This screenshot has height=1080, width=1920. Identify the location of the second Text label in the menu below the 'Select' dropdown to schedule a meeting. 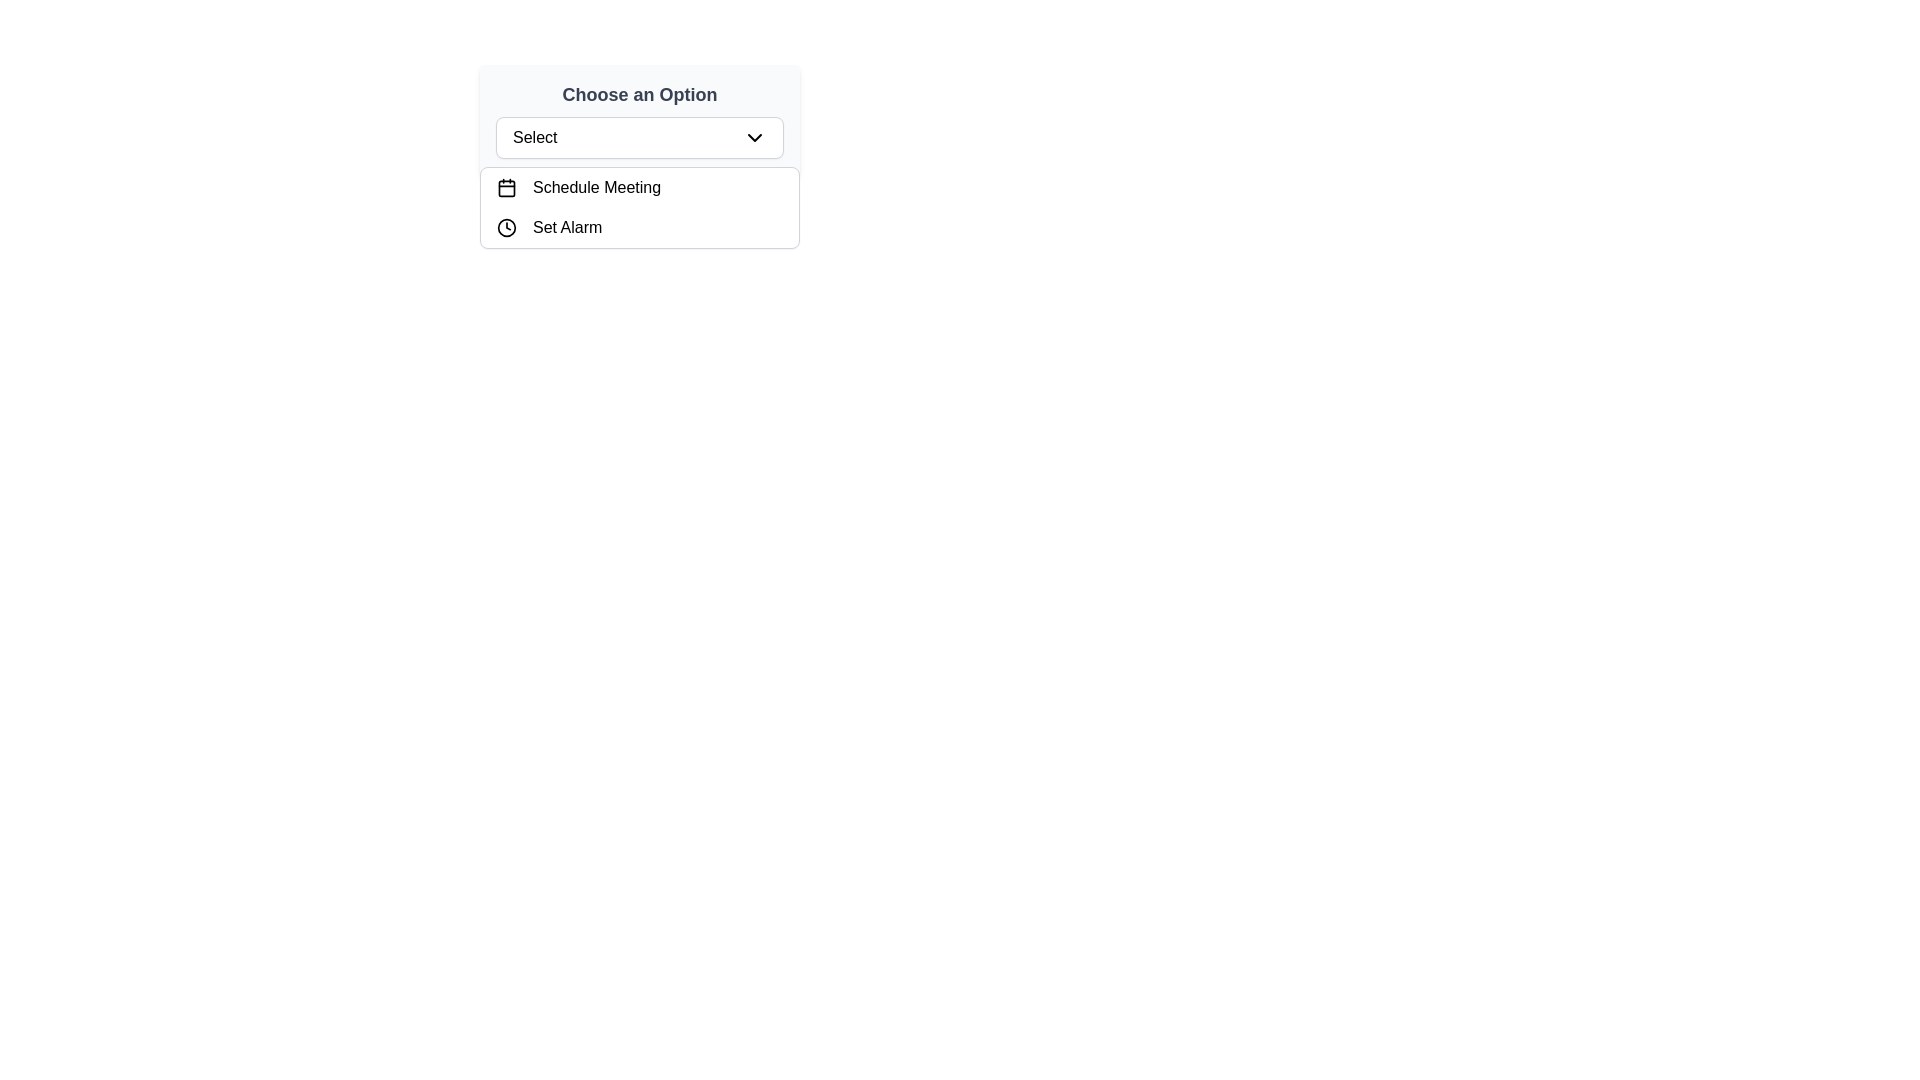
(596, 188).